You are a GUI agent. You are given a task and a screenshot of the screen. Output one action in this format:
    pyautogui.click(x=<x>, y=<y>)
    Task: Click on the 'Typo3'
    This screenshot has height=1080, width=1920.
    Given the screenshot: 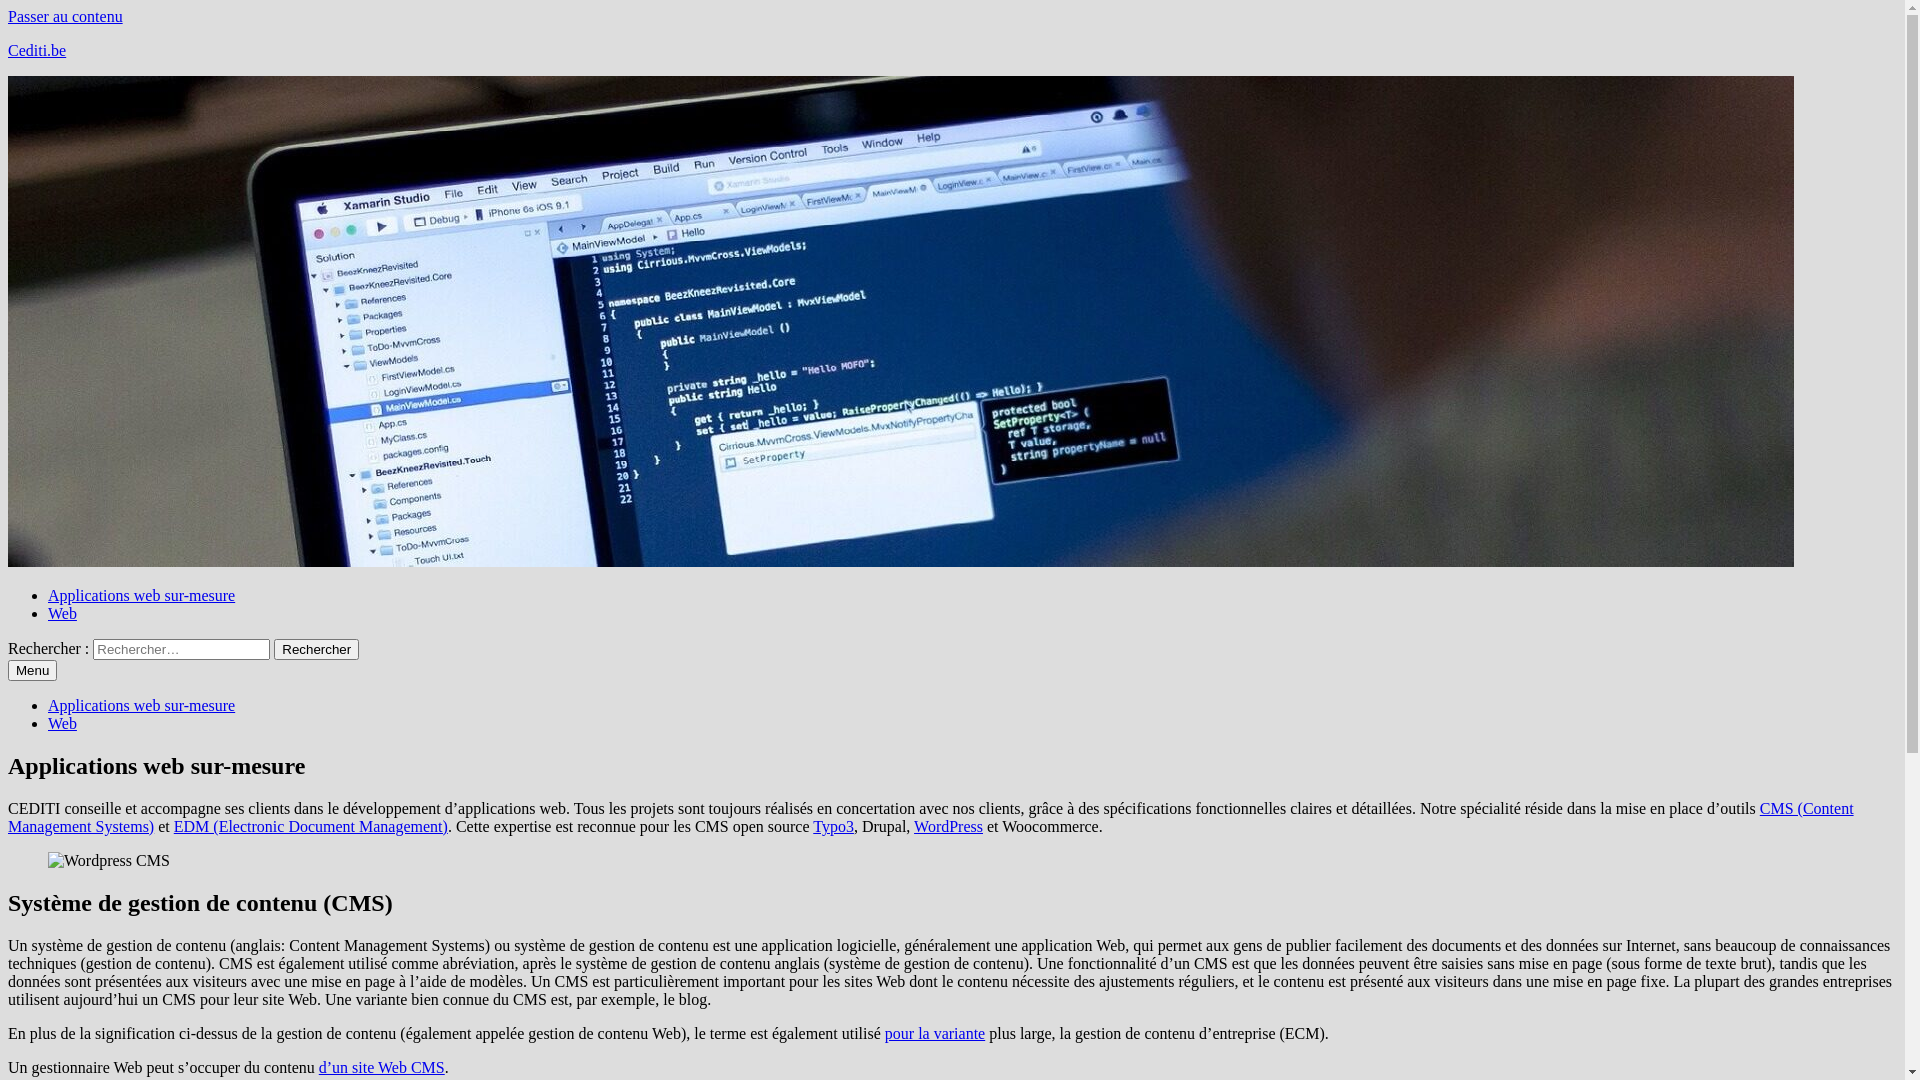 What is the action you would take?
    pyautogui.click(x=833, y=826)
    